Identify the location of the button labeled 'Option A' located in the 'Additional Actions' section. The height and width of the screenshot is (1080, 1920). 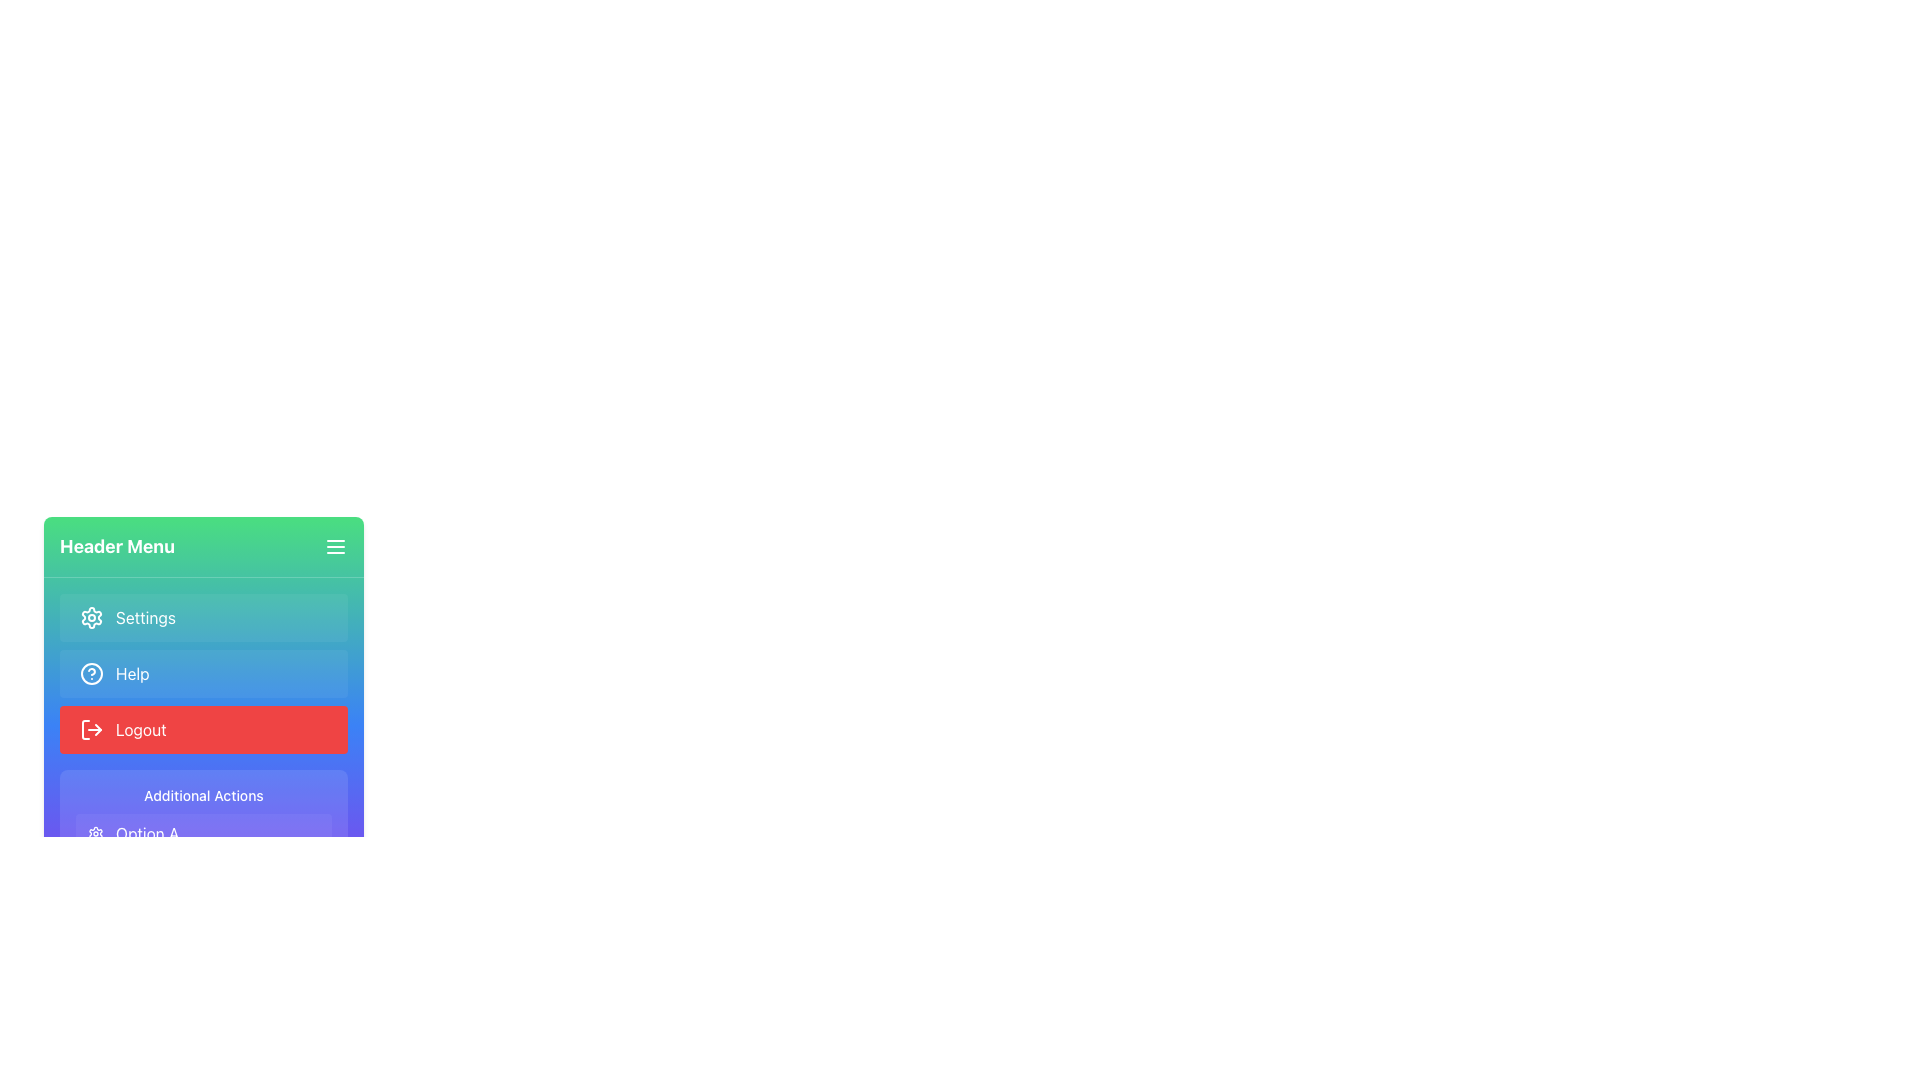
(203, 833).